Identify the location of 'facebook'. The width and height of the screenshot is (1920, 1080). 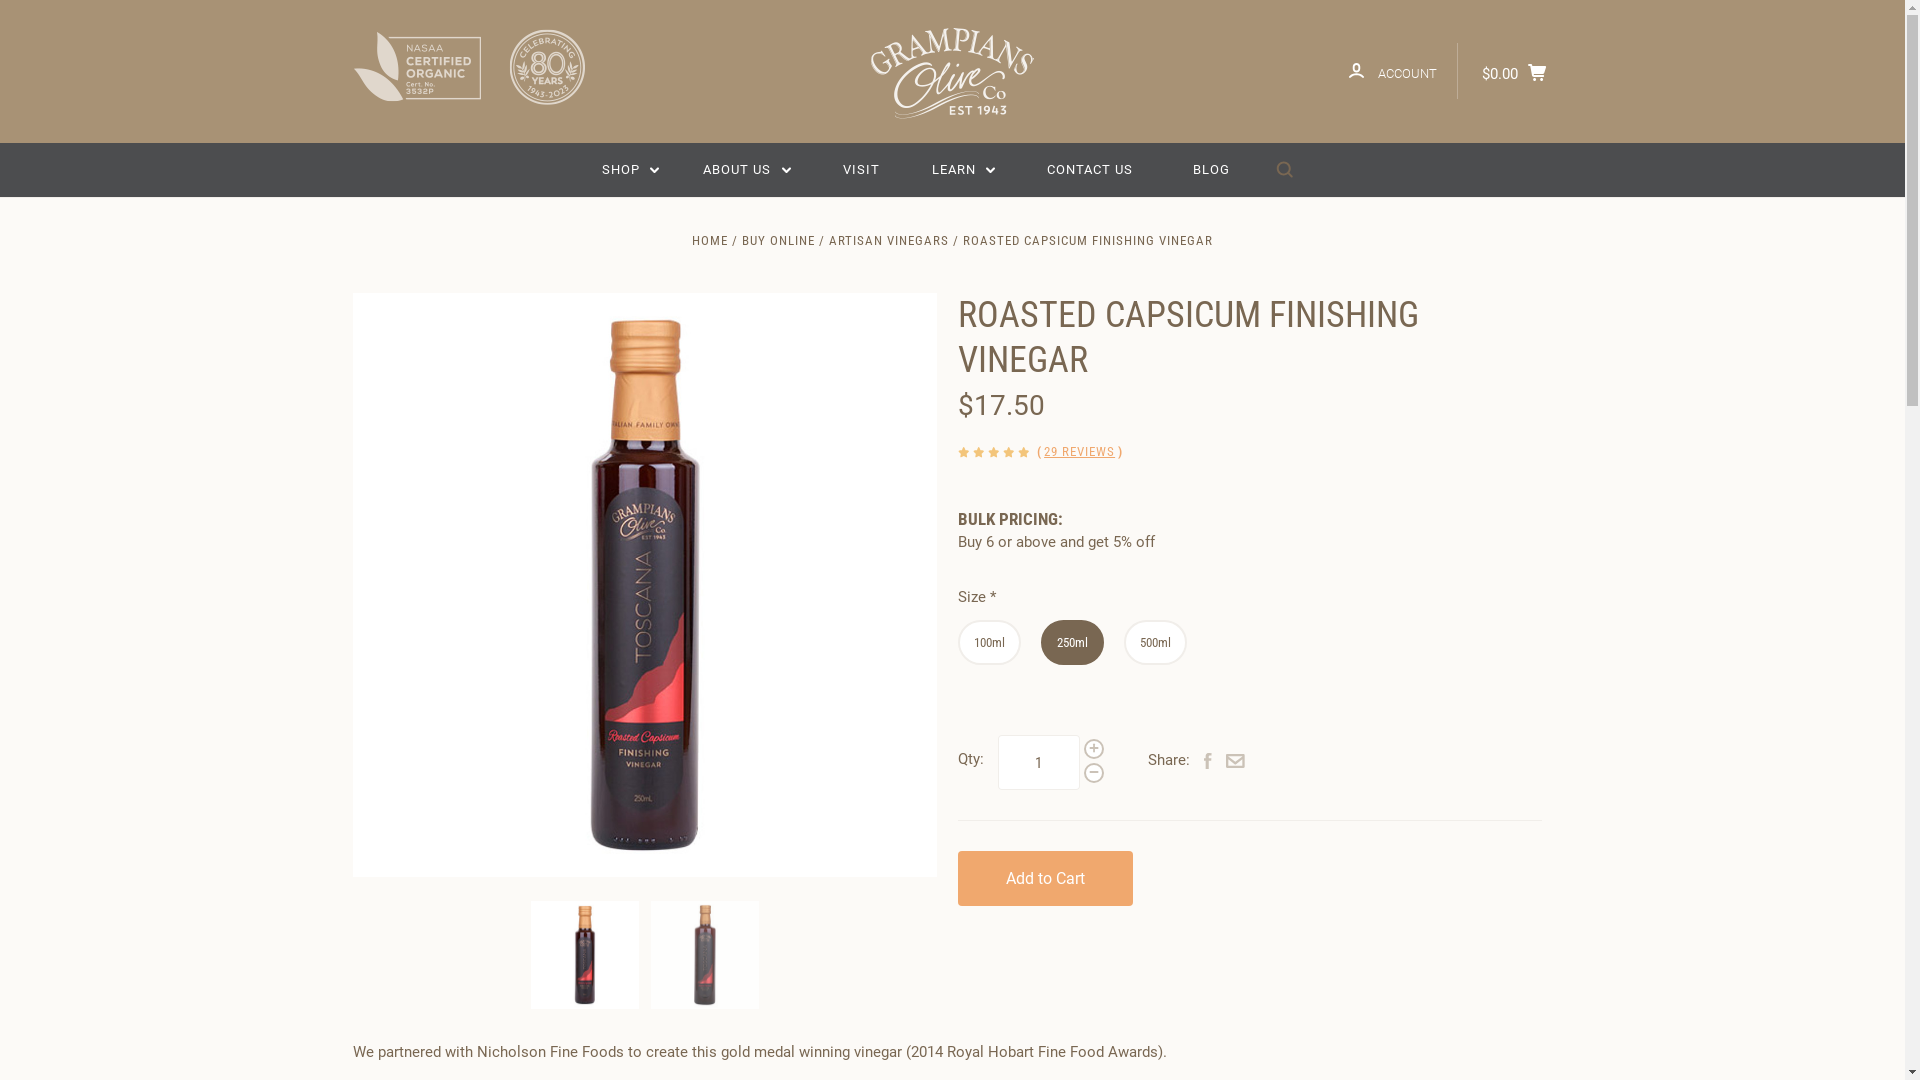
(1207, 763).